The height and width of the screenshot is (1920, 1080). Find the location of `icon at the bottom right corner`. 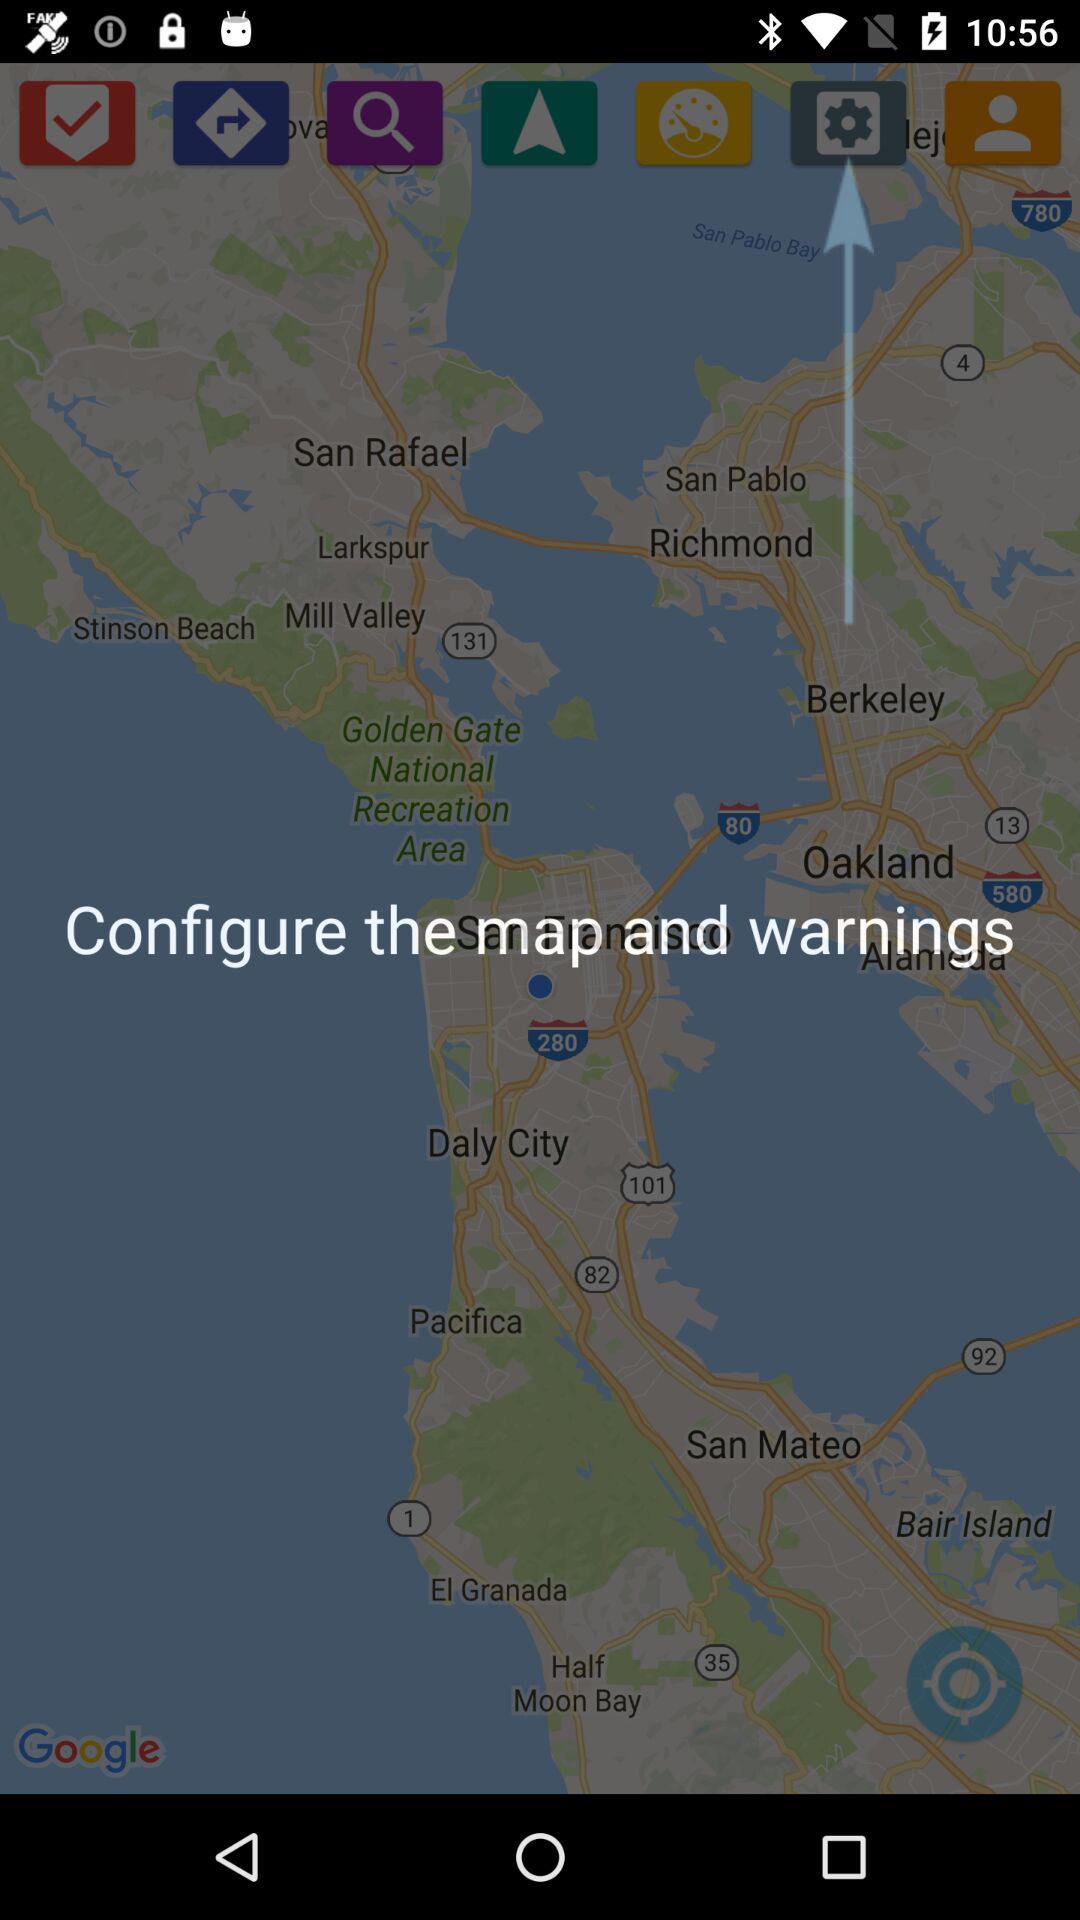

icon at the bottom right corner is located at coordinates (963, 1693).